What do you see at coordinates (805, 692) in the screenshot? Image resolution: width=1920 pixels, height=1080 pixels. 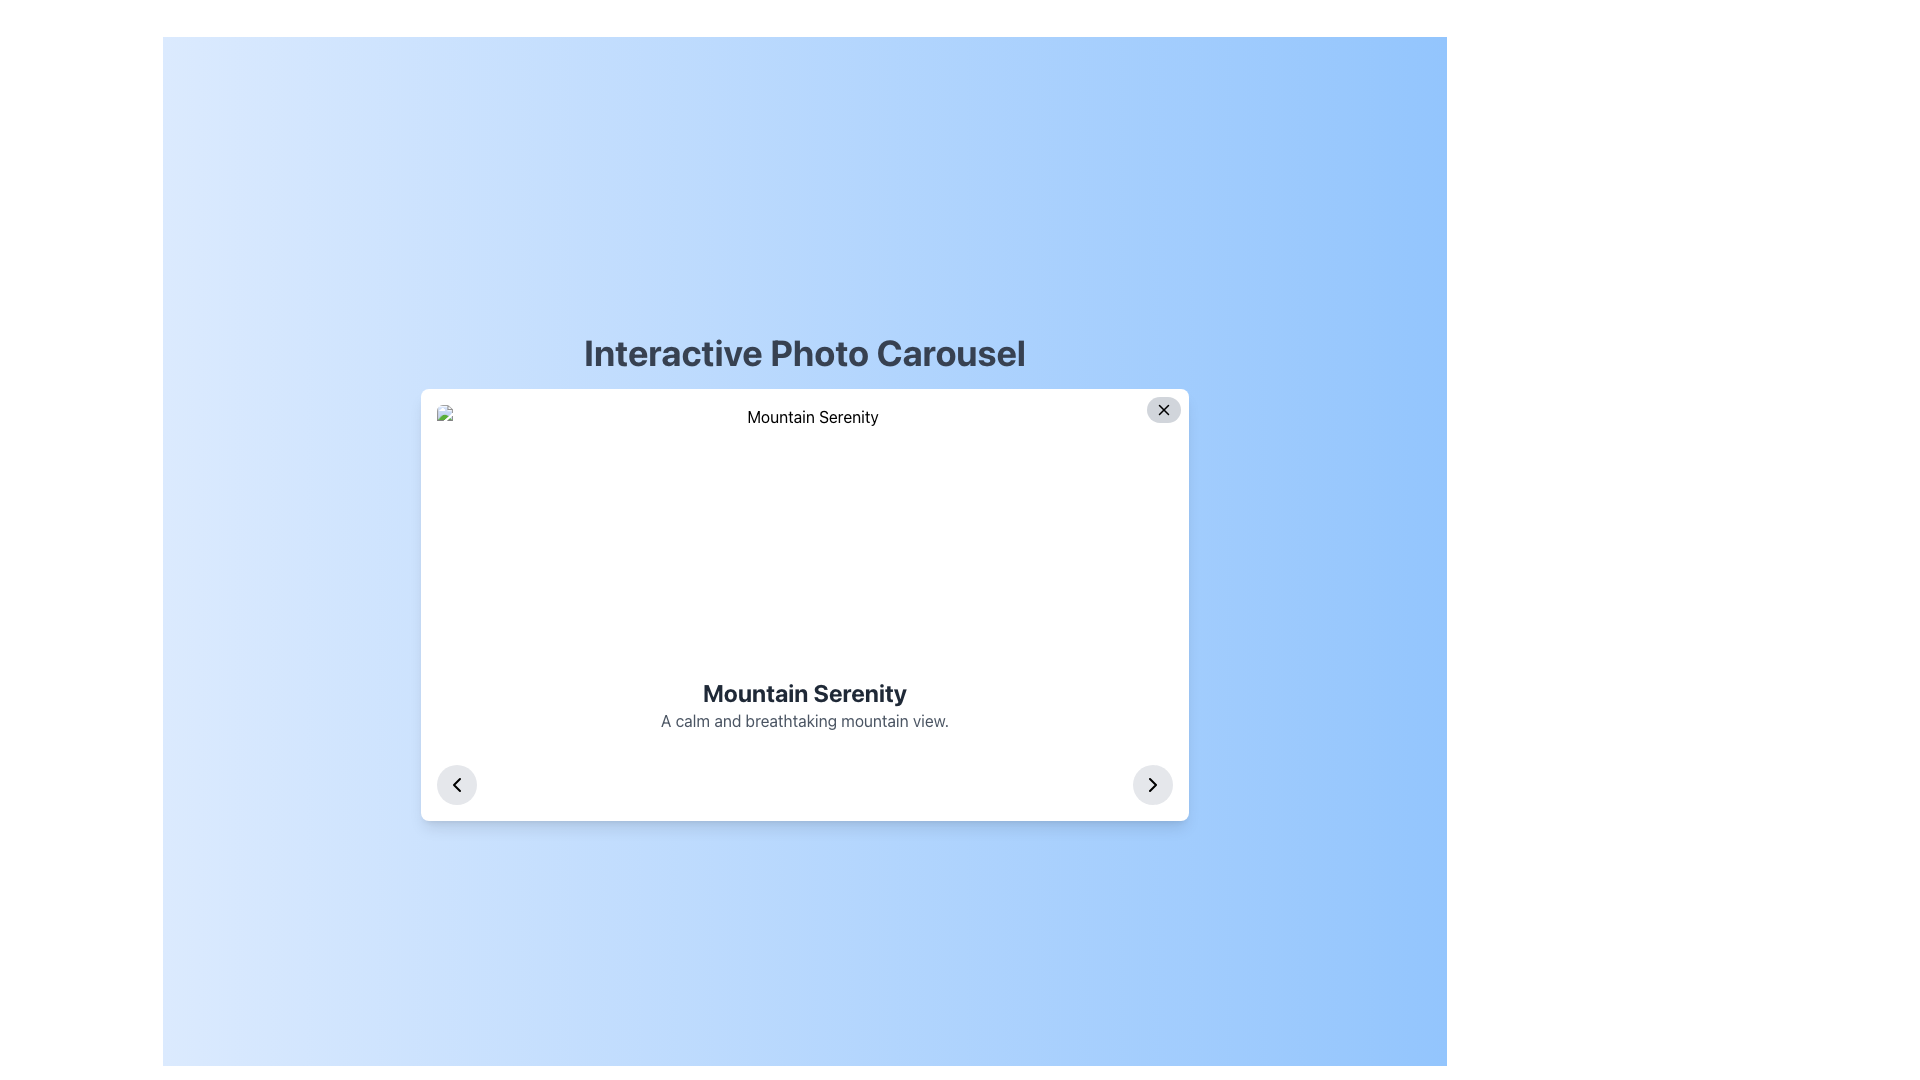 I see `the Label or Header text that serves as a title or label for the displayed content, positioned centrally below an image and above a description text` at bounding box center [805, 692].